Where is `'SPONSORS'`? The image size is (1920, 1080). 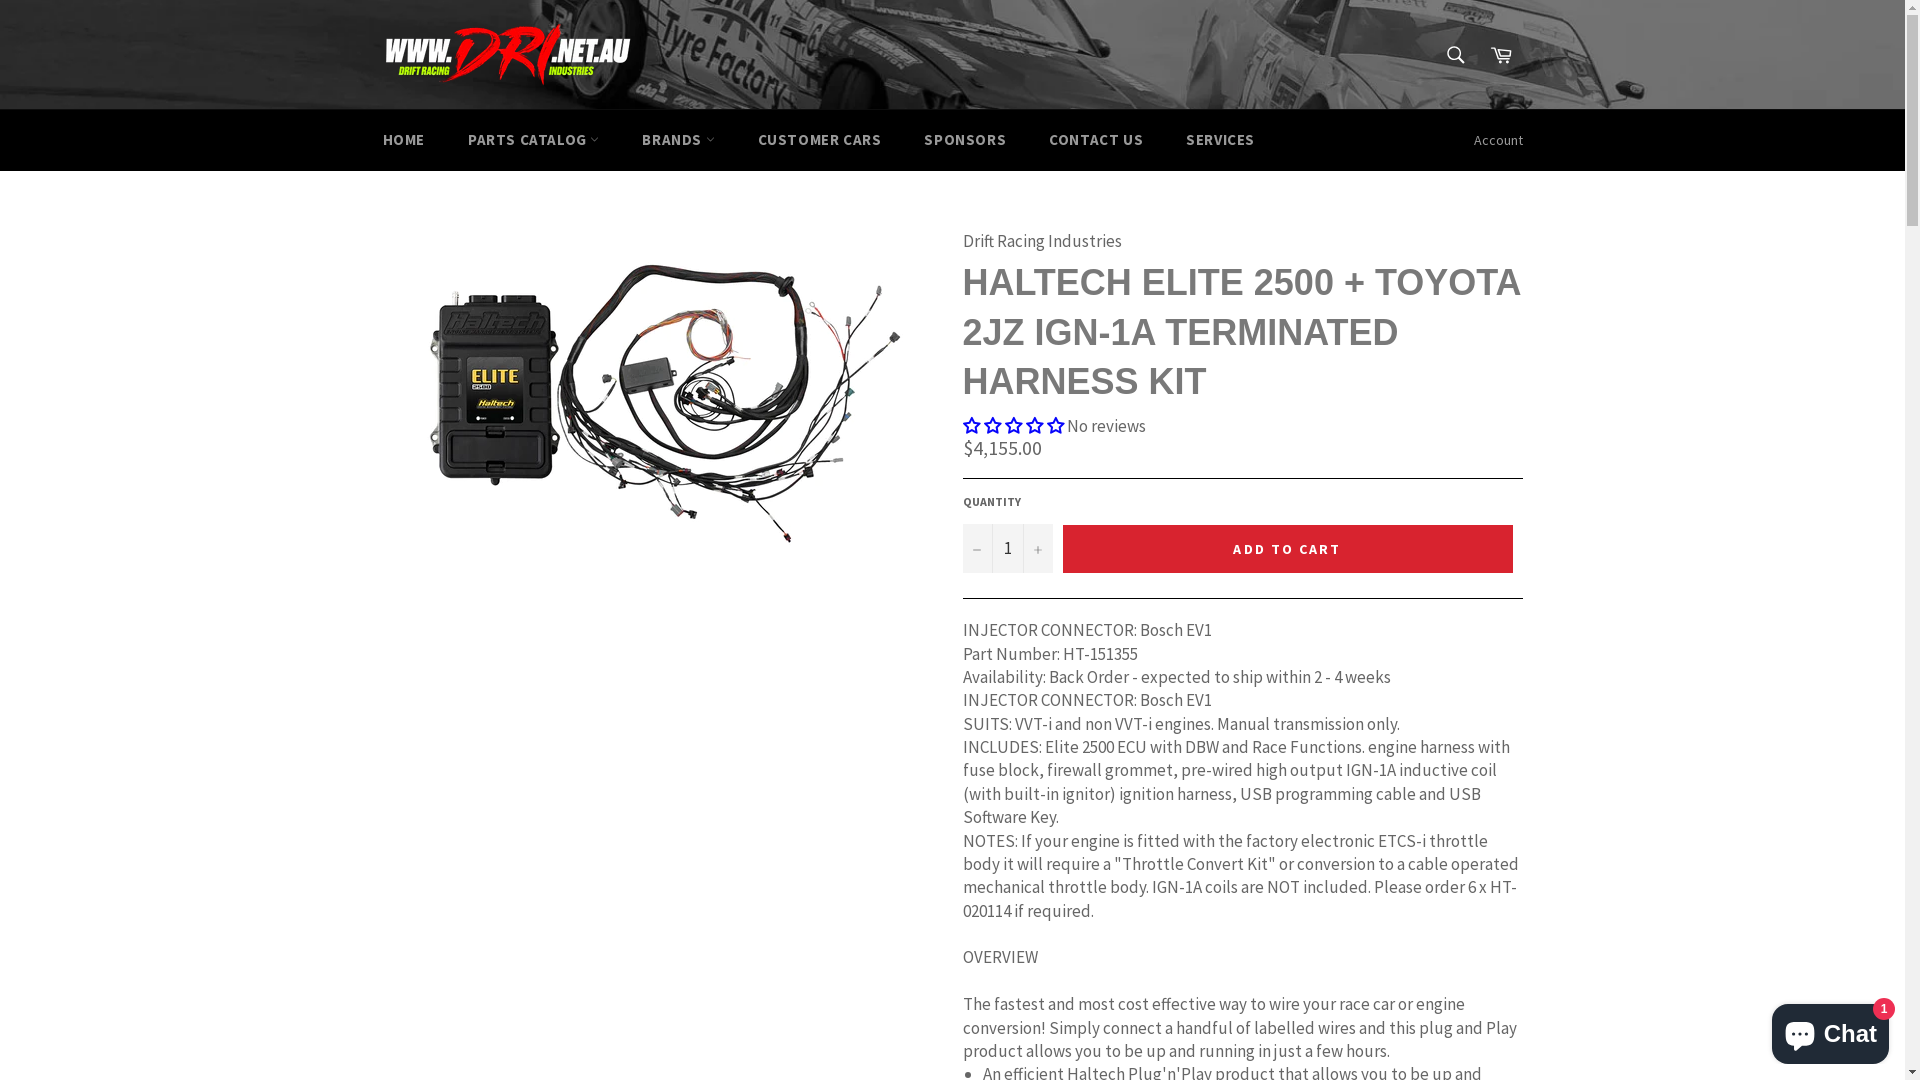 'SPONSORS' is located at coordinates (964, 139).